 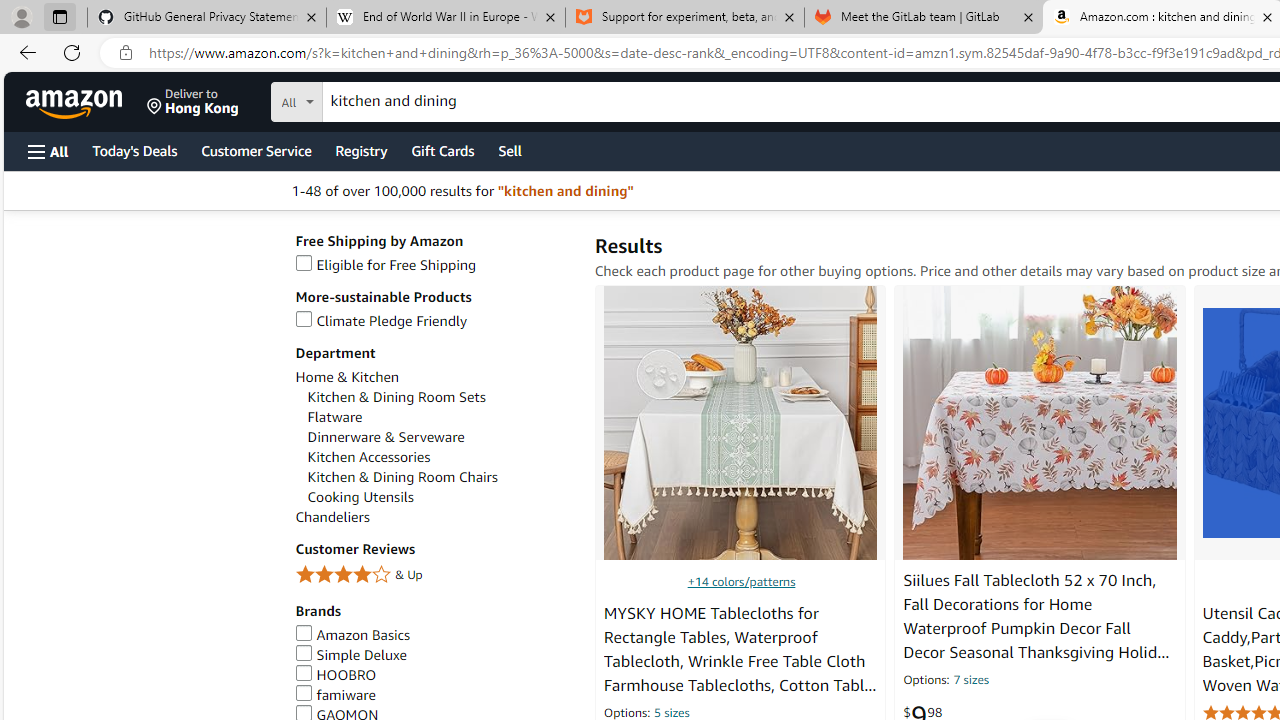 What do you see at coordinates (385, 436) in the screenshot?
I see `'Dinnerware & Serveware'` at bounding box center [385, 436].